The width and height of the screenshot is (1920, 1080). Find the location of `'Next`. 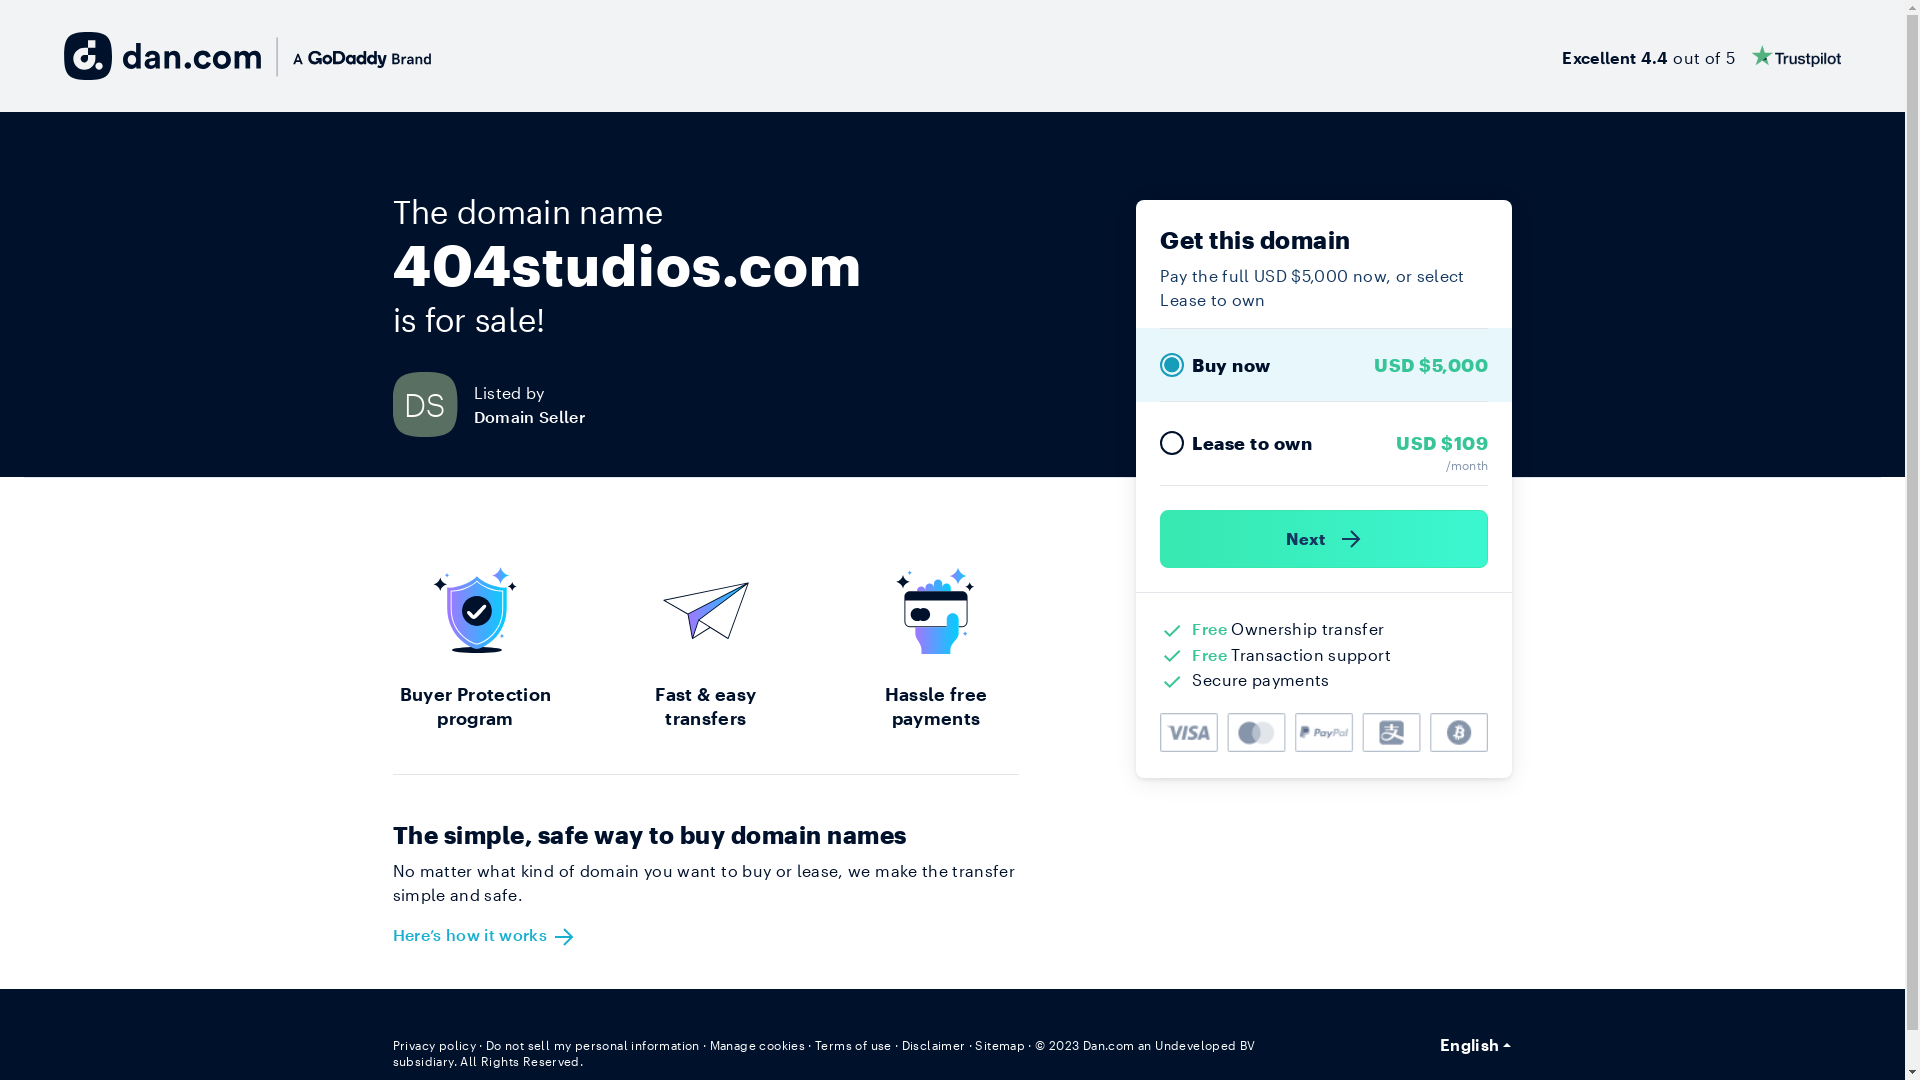

'Next is located at coordinates (1324, 538).